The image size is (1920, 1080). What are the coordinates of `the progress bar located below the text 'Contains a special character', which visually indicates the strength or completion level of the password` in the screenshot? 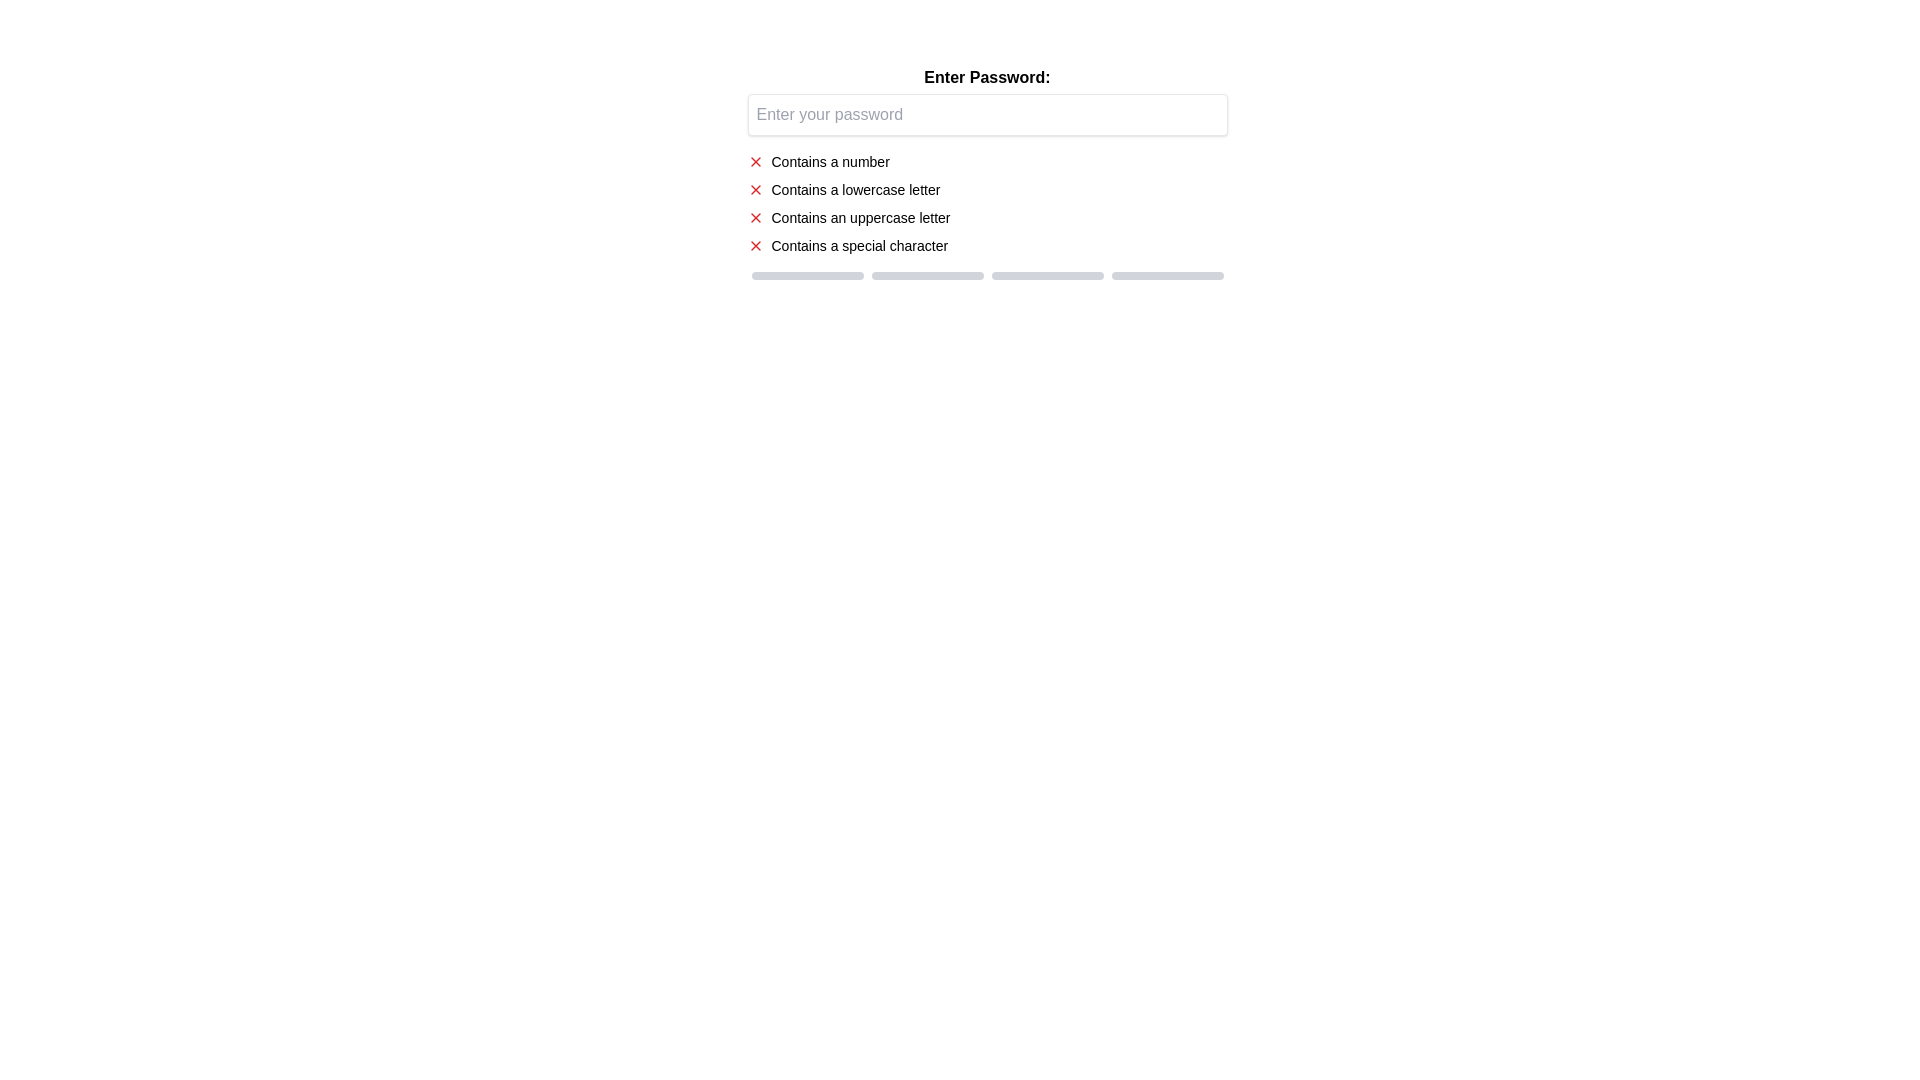 It's located at (987, 276).